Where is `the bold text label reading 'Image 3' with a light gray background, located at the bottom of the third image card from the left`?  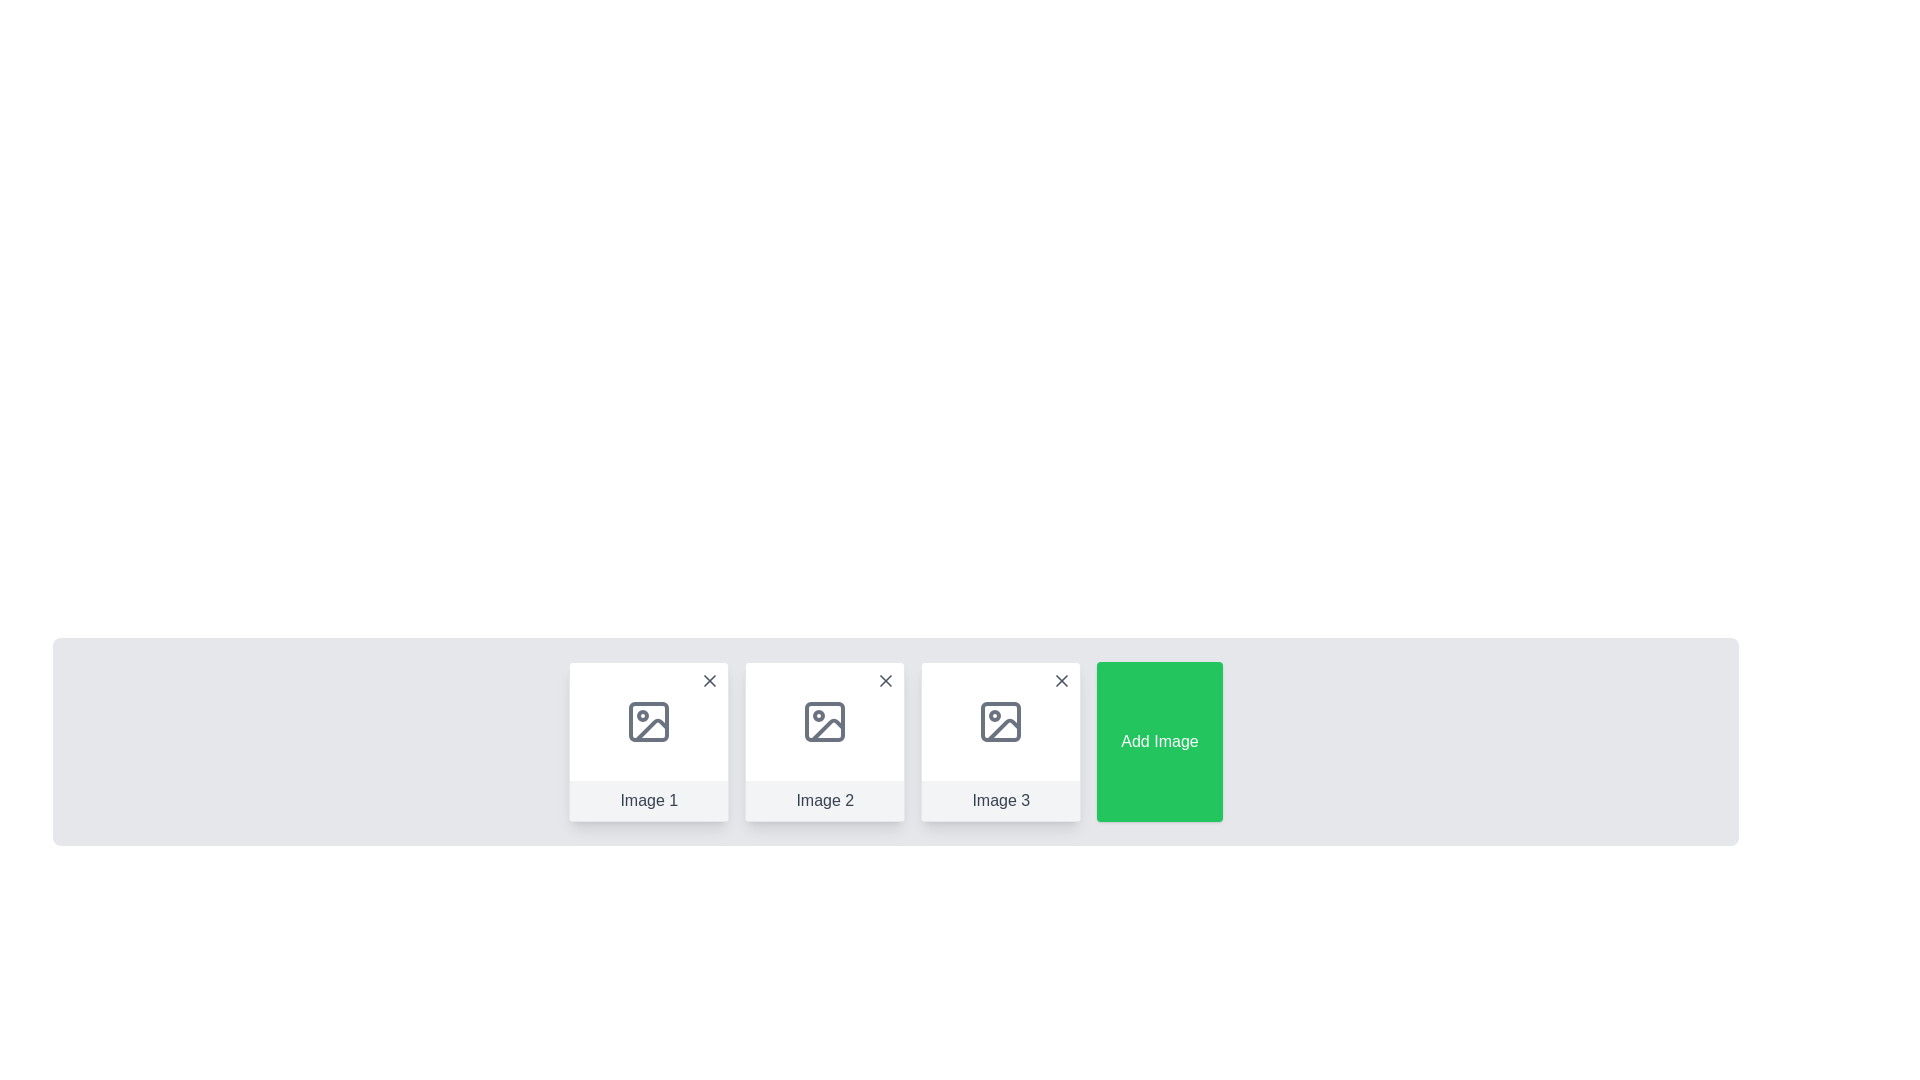
the bold text label reading 'Image 3' with a light gray background, located at the bottom of the third image card from the left is located at coordinates (1001, 800).